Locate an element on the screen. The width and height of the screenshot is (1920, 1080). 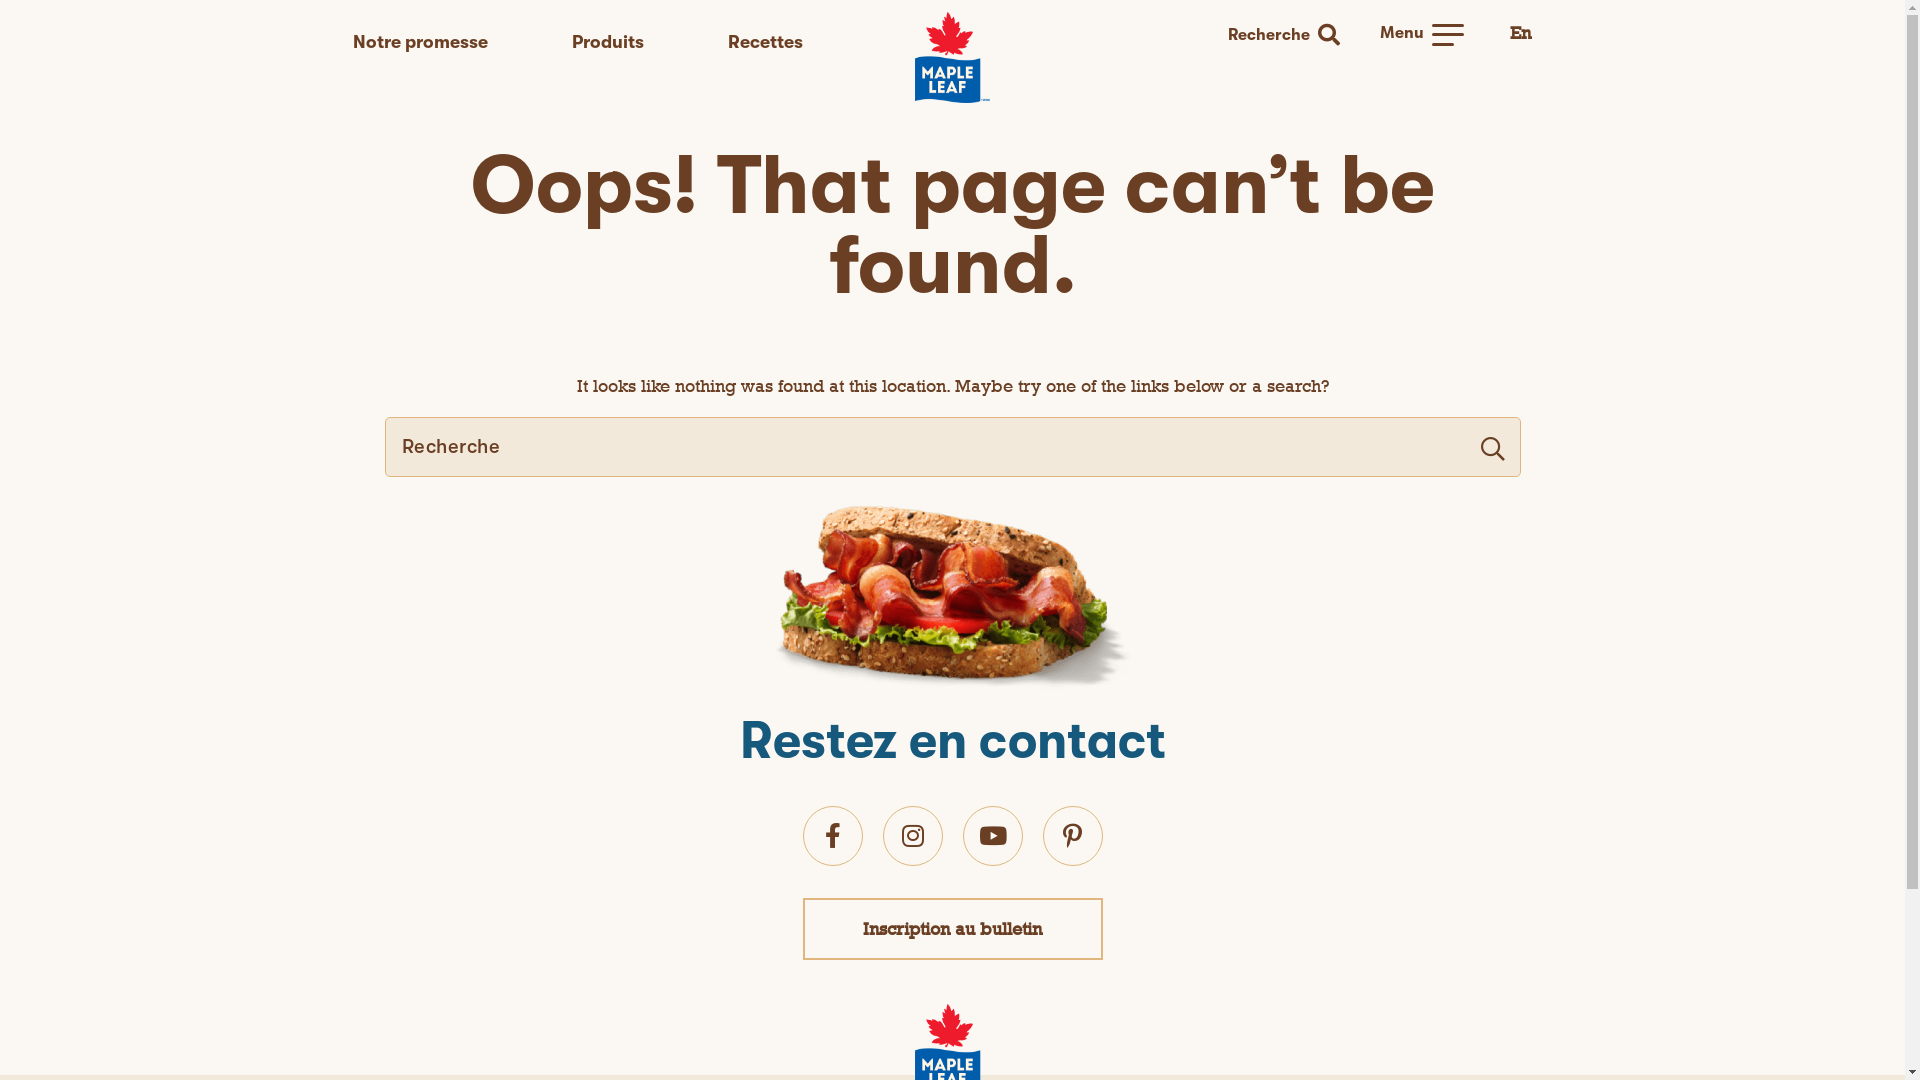
'En' is located at coordinates (1510, 32).